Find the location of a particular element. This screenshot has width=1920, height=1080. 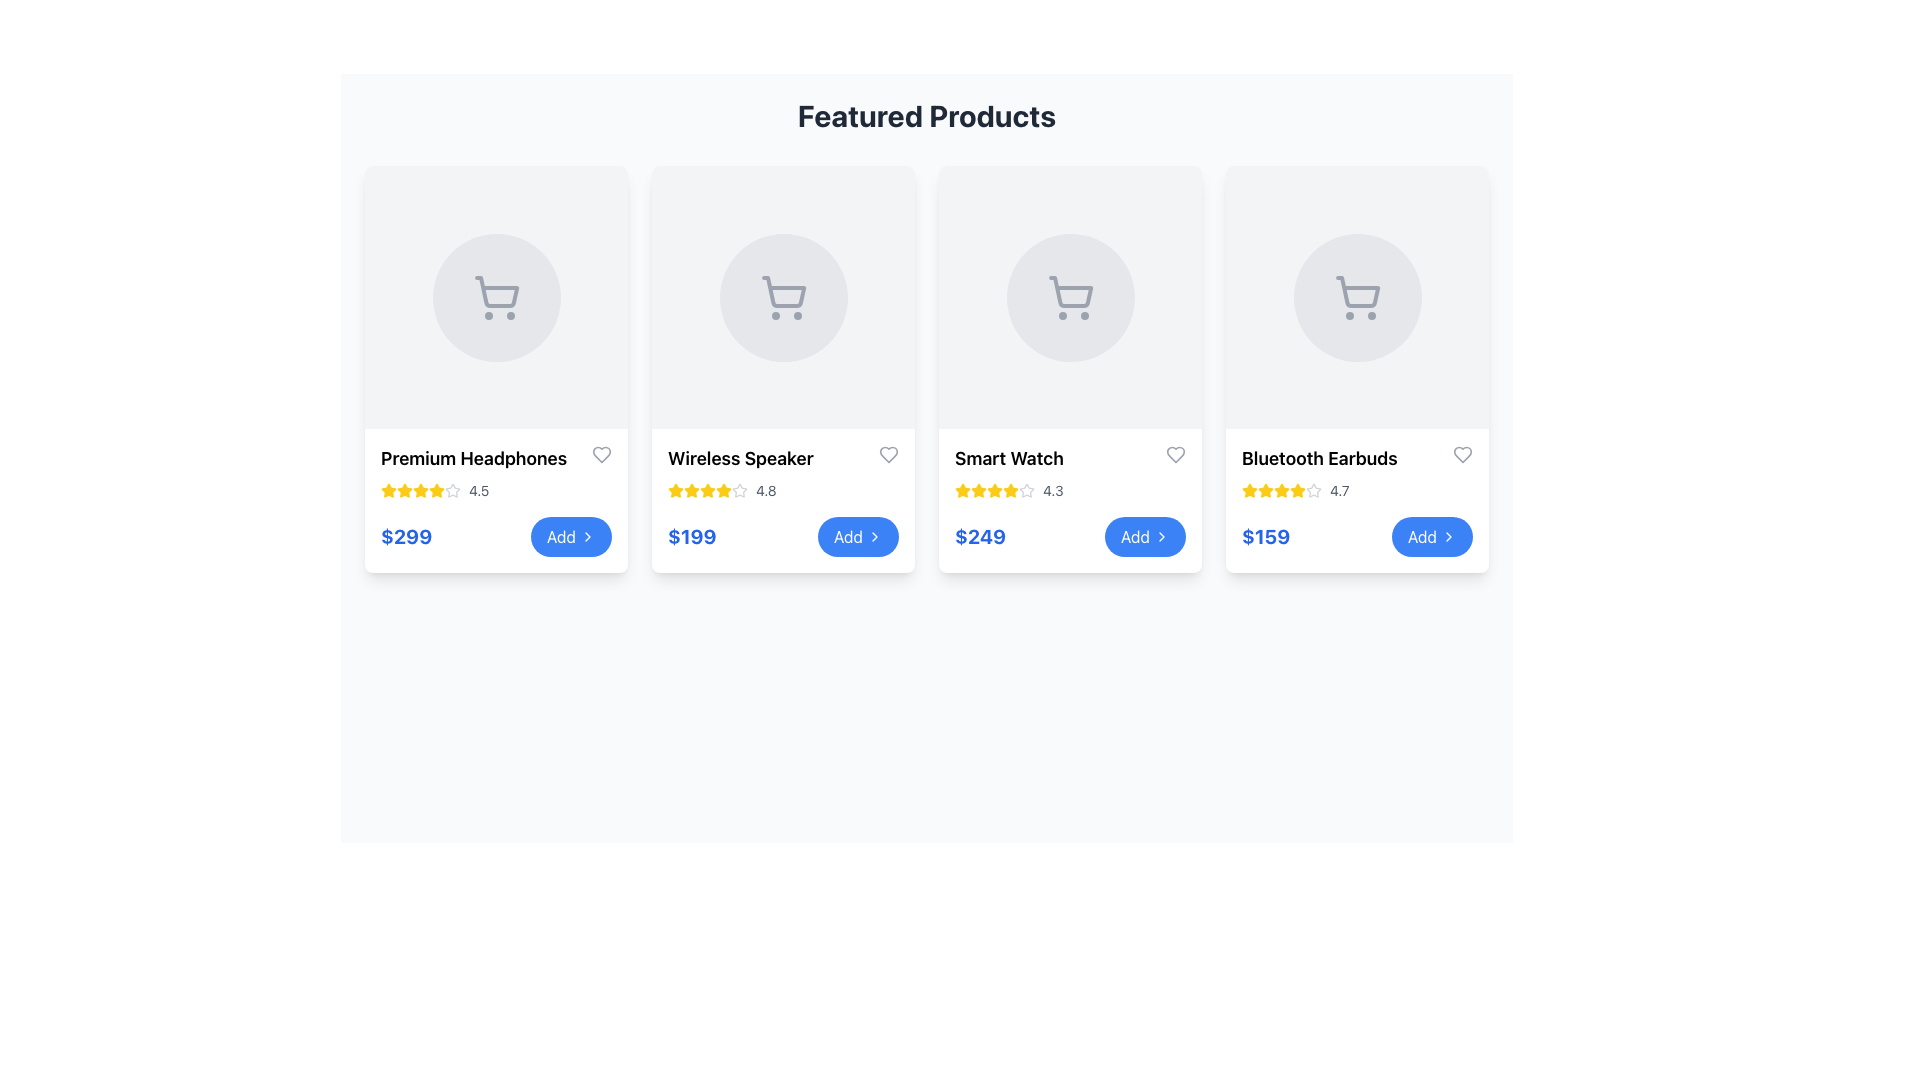

the fifth star icon in the rating section of the 'Wireless Speaker' card to indicate a rating level is located at coordinates (708, 490).